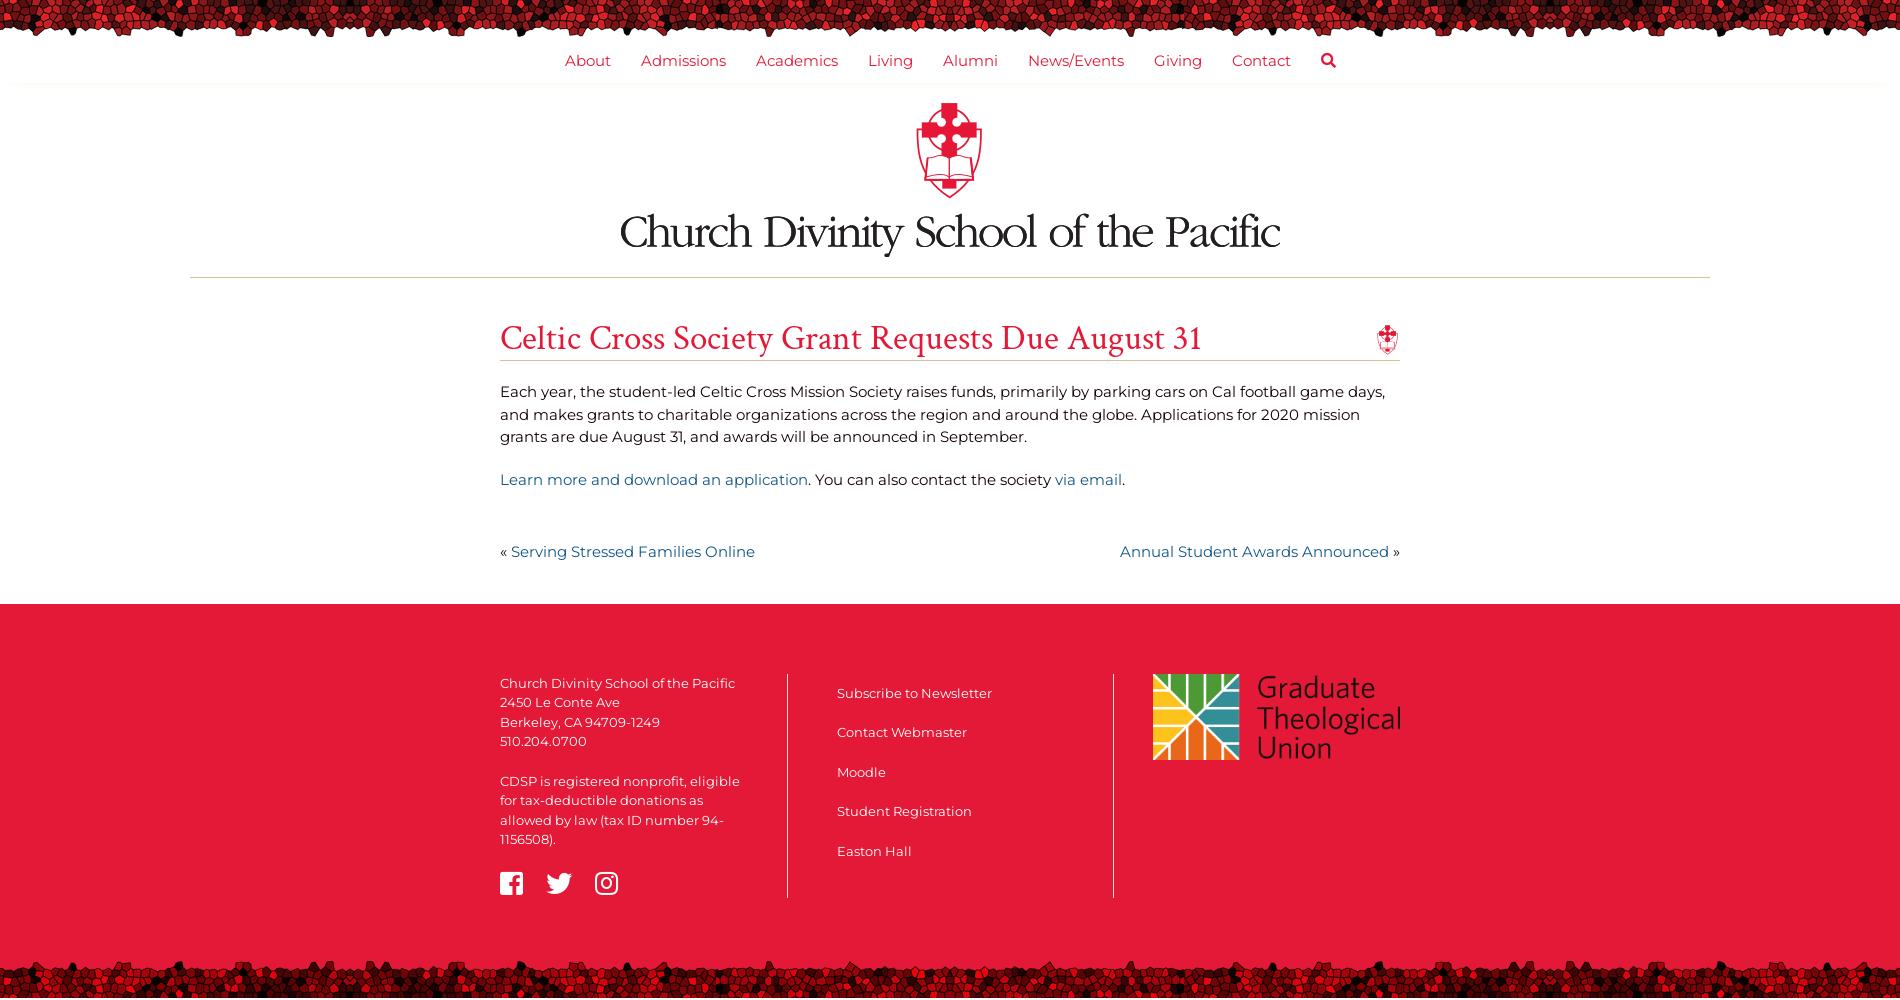 The image size is (1900, 1000). I want to click on 'Contextual Education', so click(918, 277).